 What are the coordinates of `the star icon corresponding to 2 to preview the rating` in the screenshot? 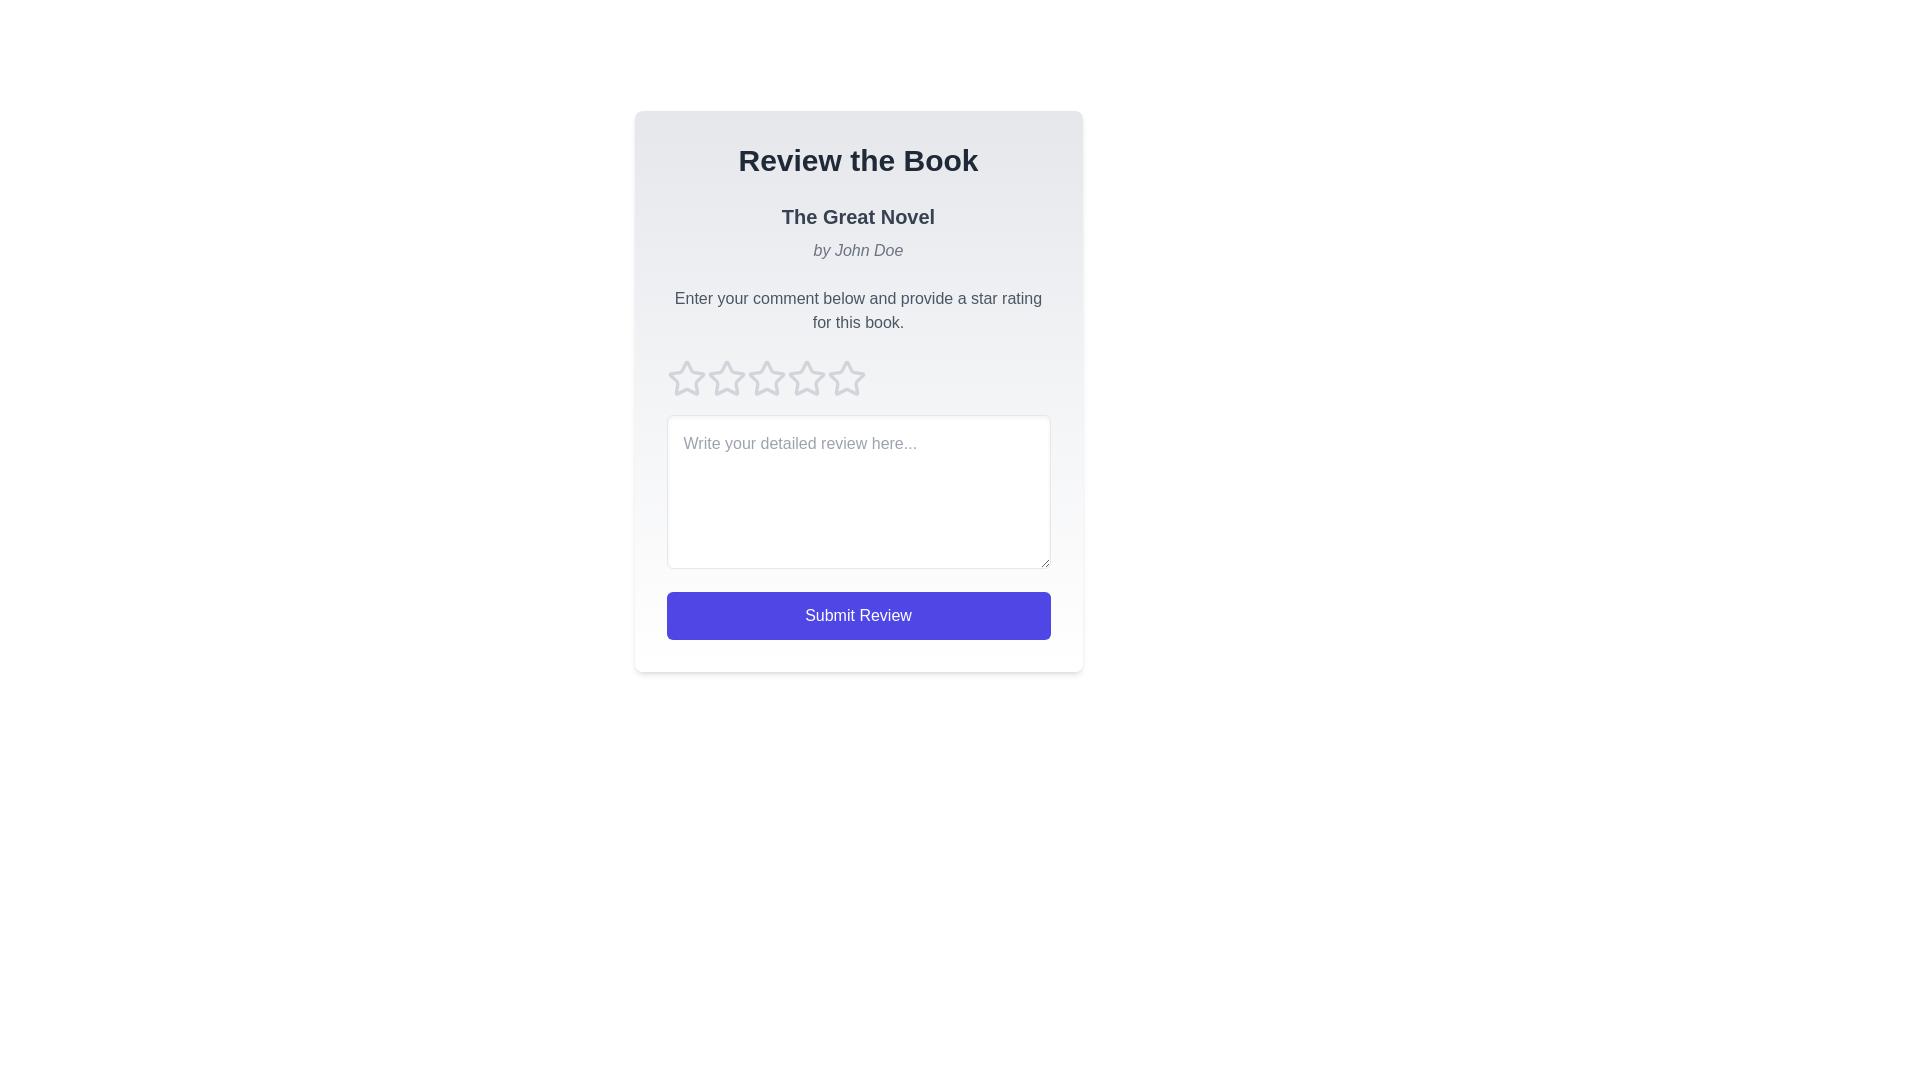 It's located at (725, 378).